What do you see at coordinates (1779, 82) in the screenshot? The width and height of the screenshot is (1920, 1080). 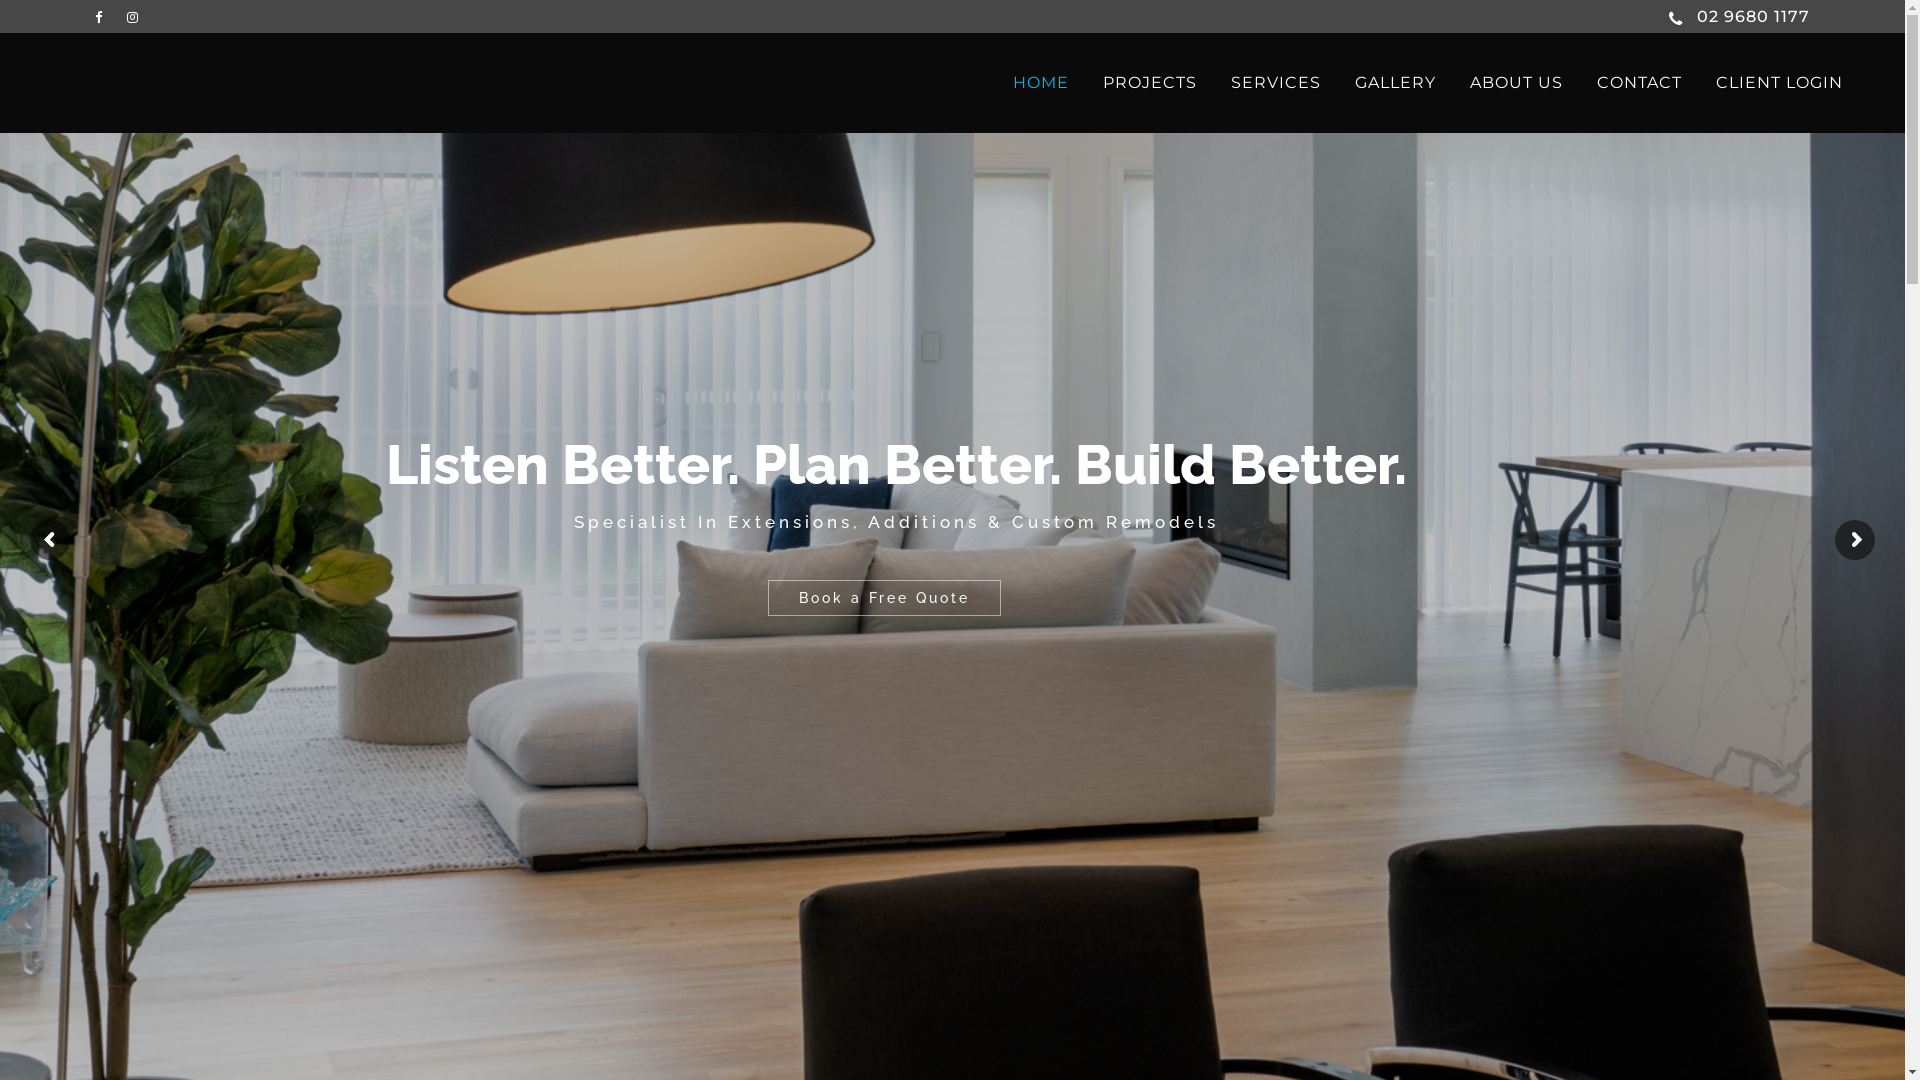 I see `'CLIENT LOGIN'` at bounding box center [1779, 82].